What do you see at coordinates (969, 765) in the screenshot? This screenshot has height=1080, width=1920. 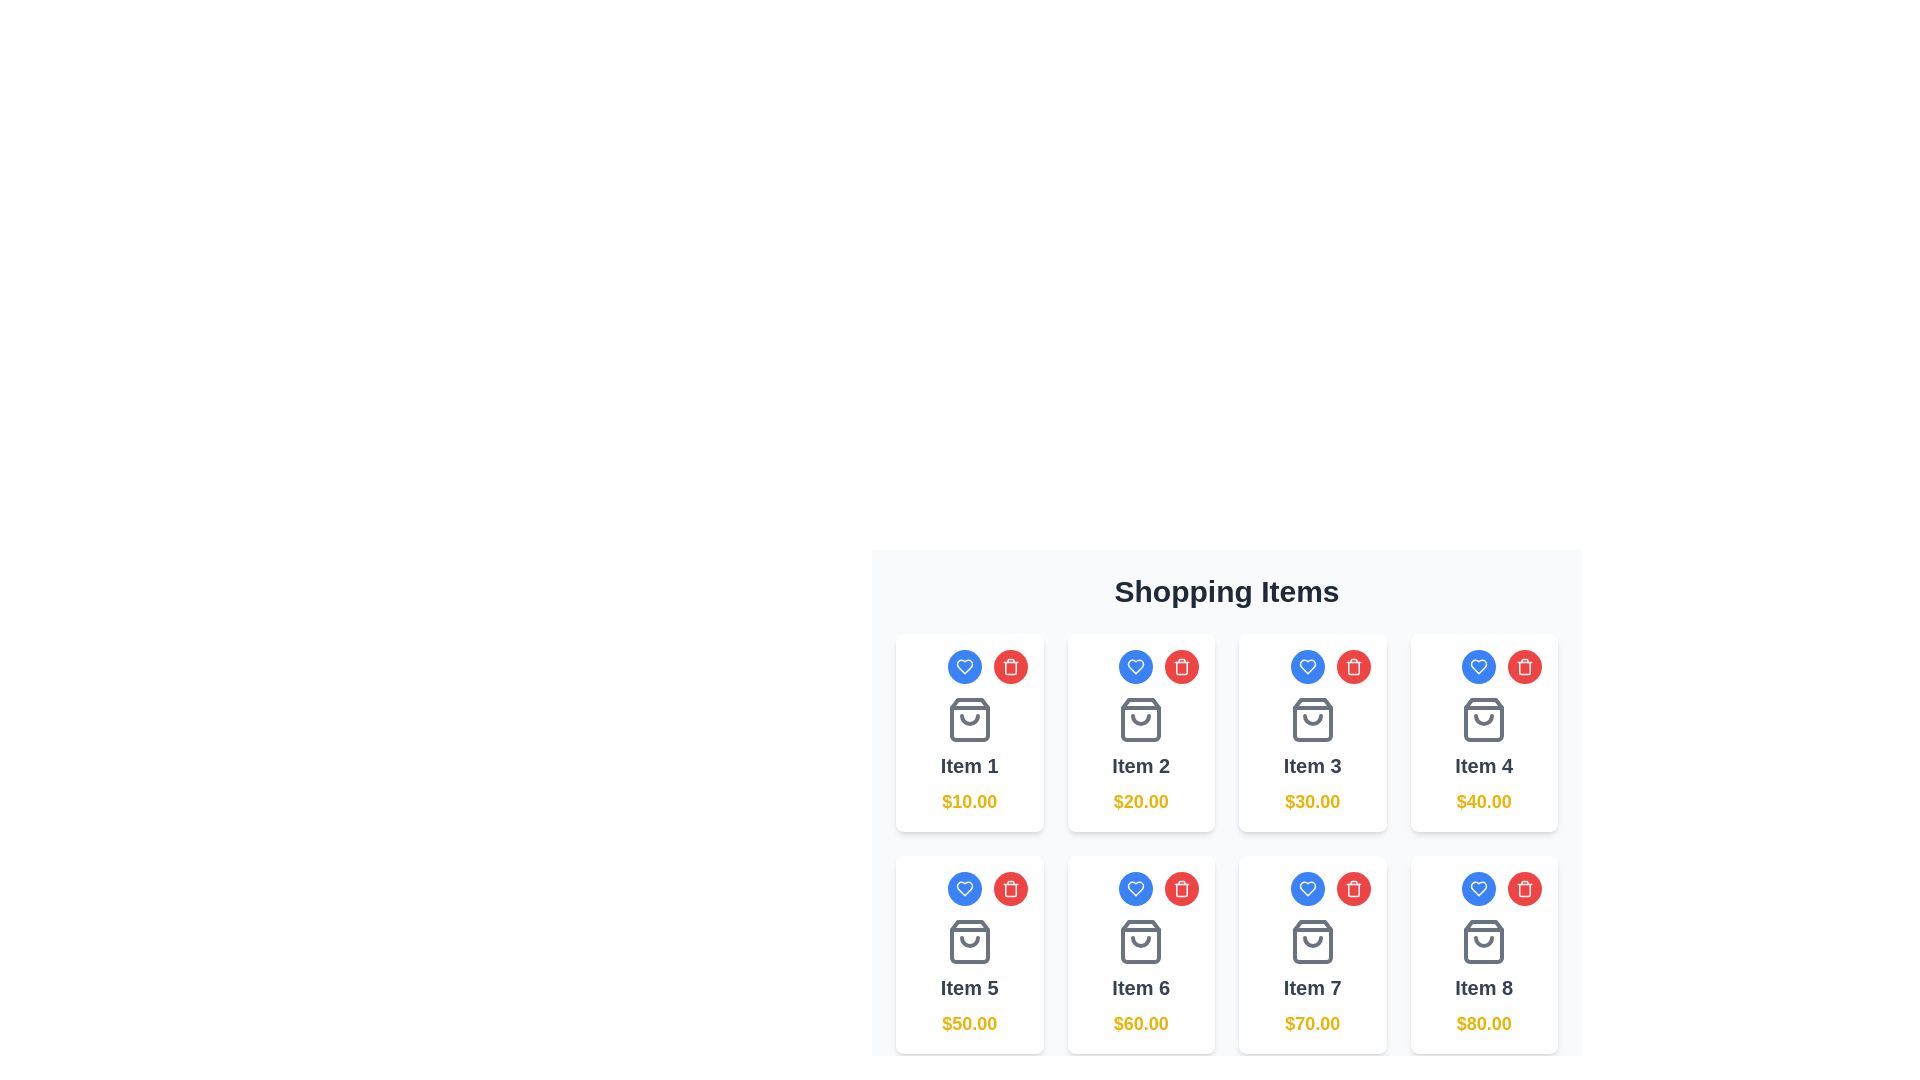 I see `the text label that serves as the title for the shopping item, located below the shopping bag icon and above the price label` at bounding box center [969, 765].